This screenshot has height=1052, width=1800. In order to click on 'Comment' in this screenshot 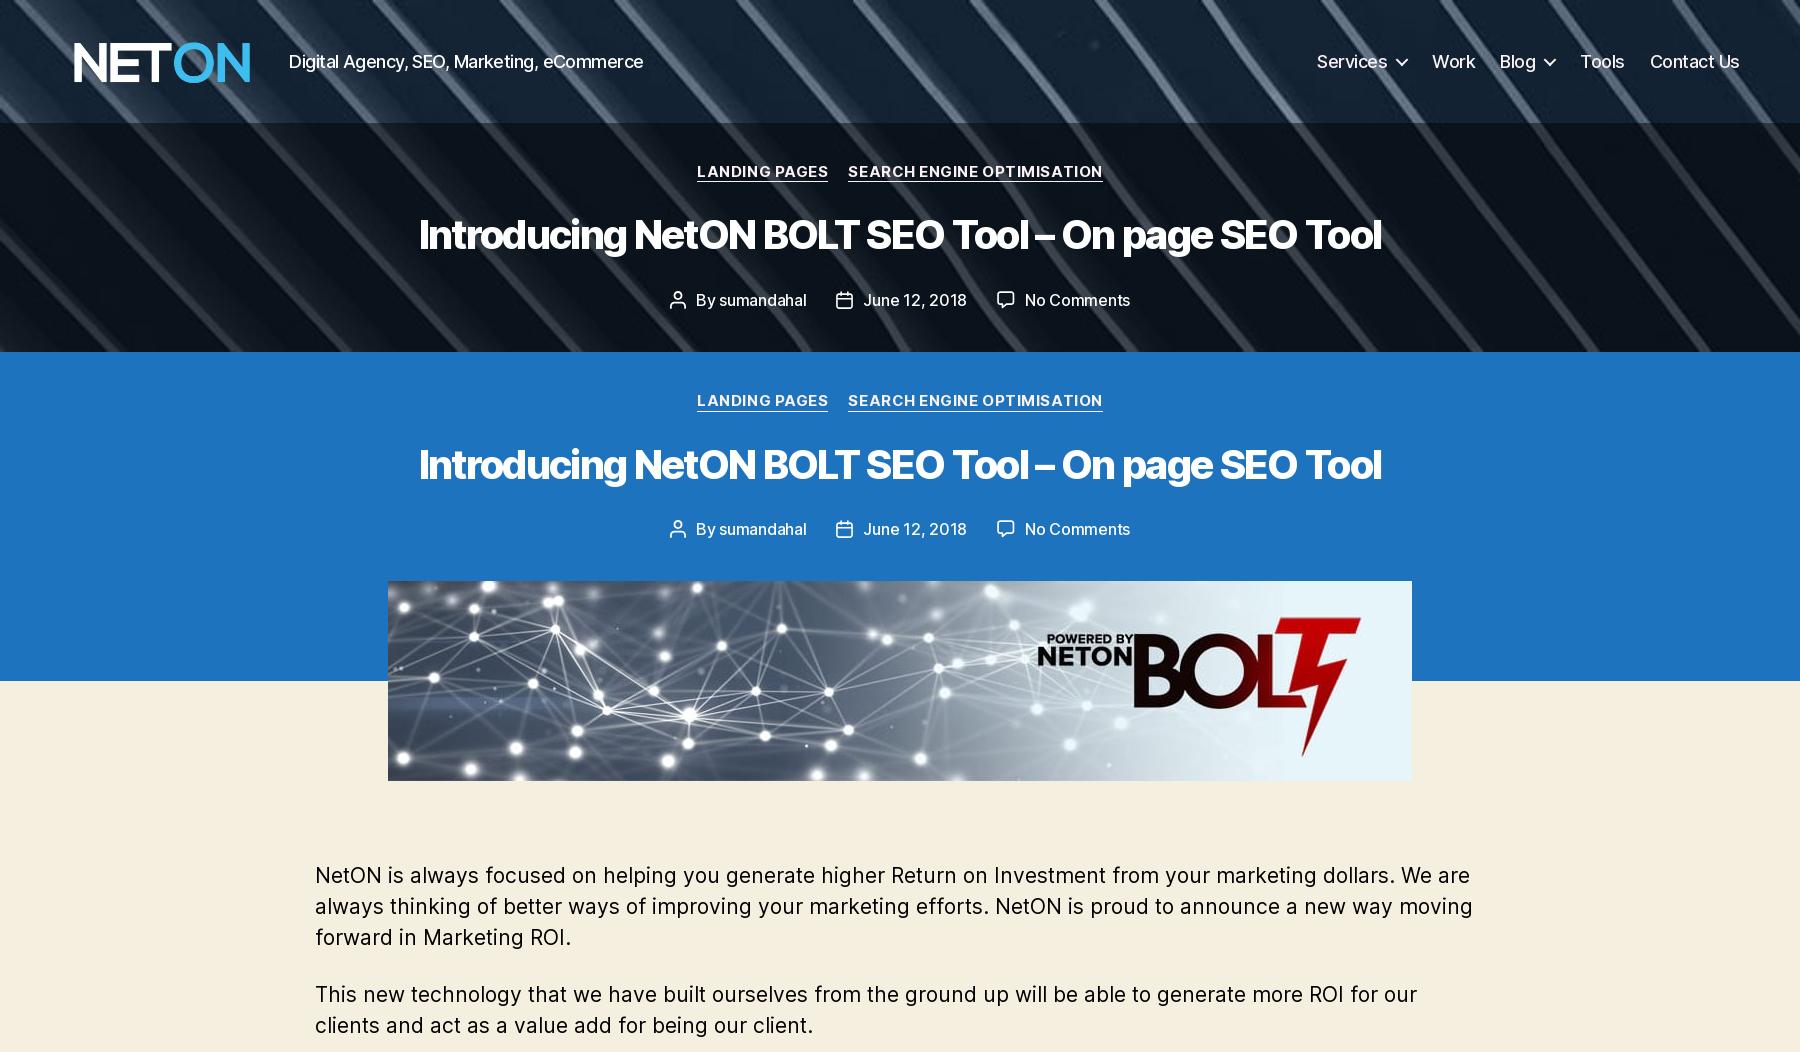, I will do `click(646, 980)`.